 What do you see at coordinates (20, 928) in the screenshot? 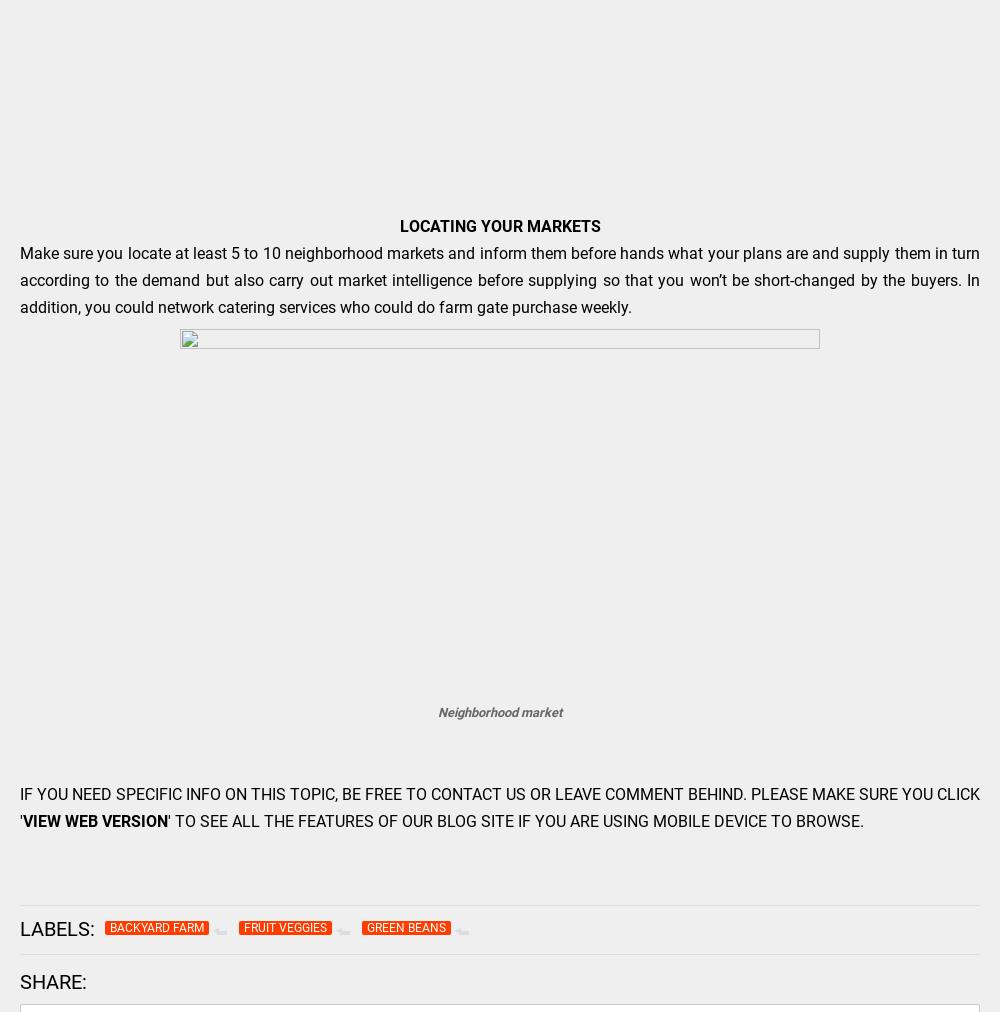
I see `'Labels:'` at bounding box center [20, 928].